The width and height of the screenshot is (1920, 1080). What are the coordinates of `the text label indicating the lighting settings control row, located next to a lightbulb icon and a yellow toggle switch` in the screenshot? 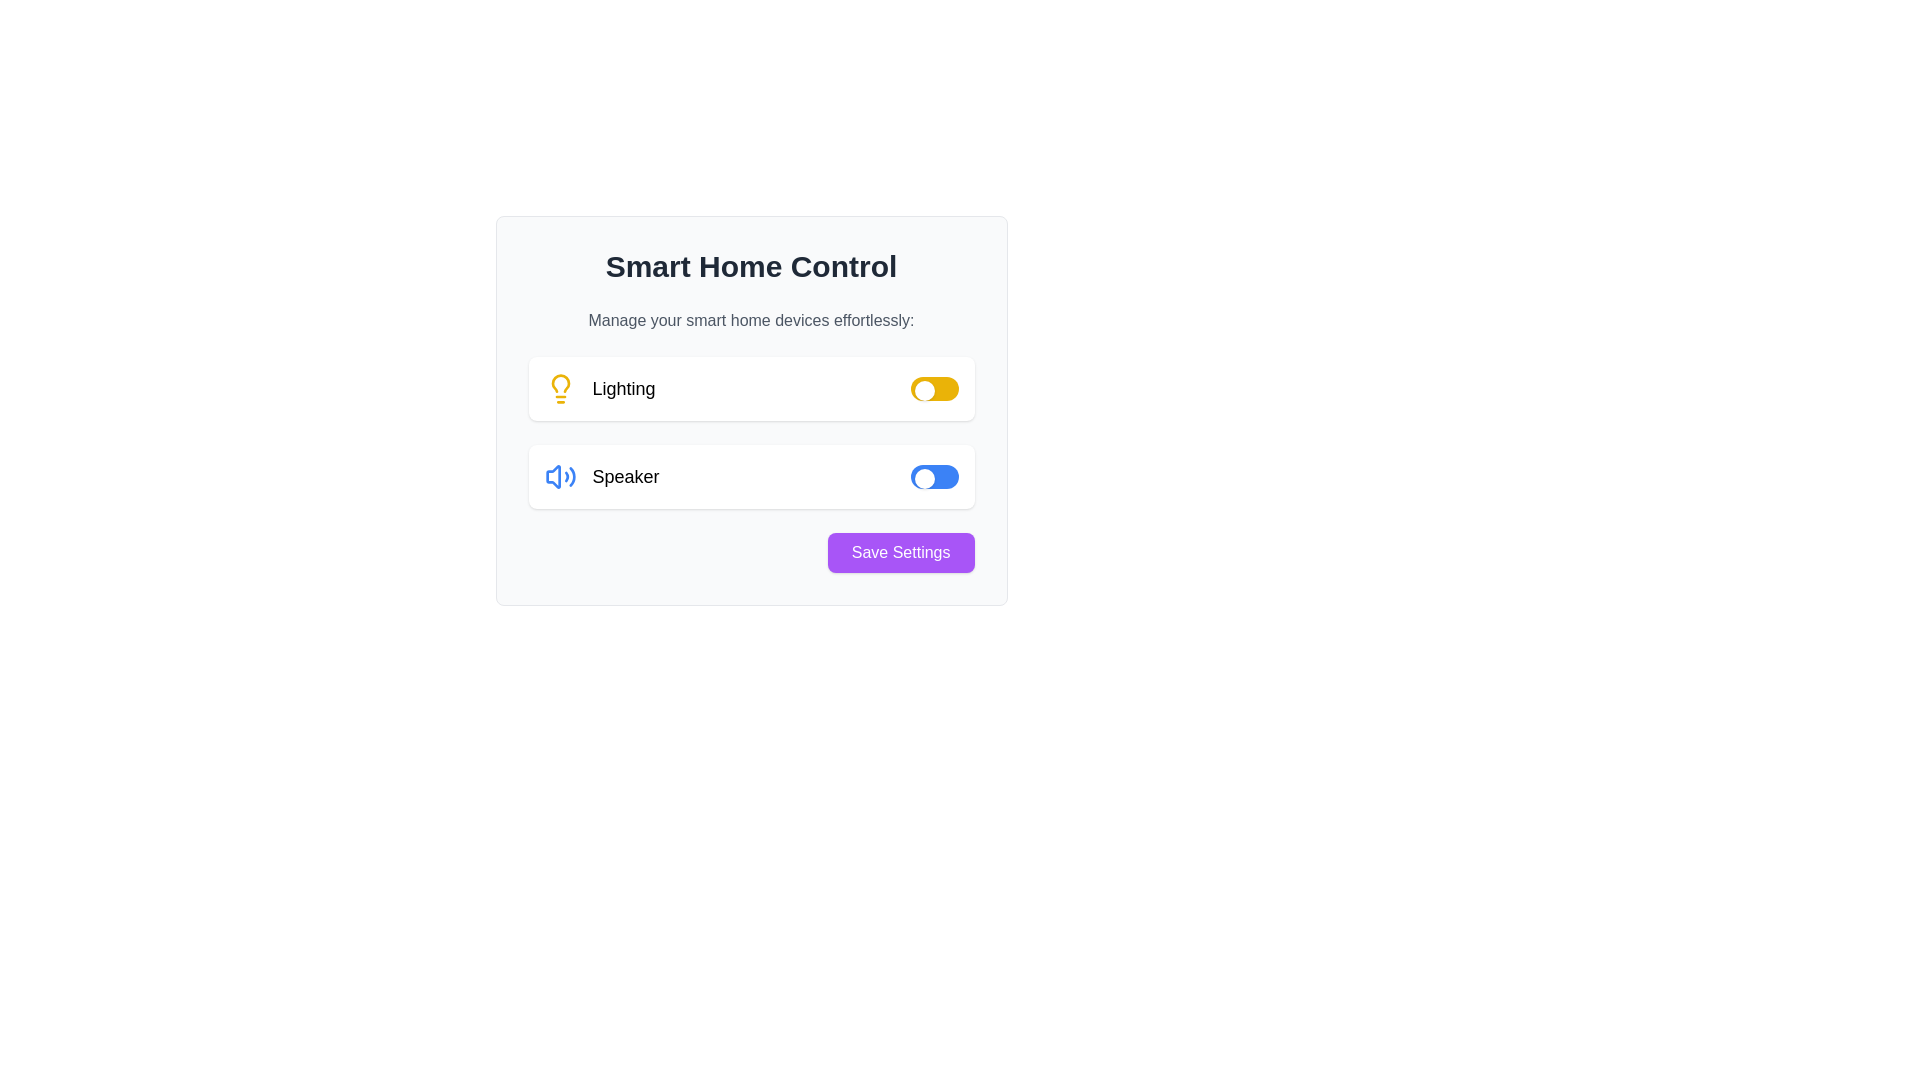 It's located at (623, 389).